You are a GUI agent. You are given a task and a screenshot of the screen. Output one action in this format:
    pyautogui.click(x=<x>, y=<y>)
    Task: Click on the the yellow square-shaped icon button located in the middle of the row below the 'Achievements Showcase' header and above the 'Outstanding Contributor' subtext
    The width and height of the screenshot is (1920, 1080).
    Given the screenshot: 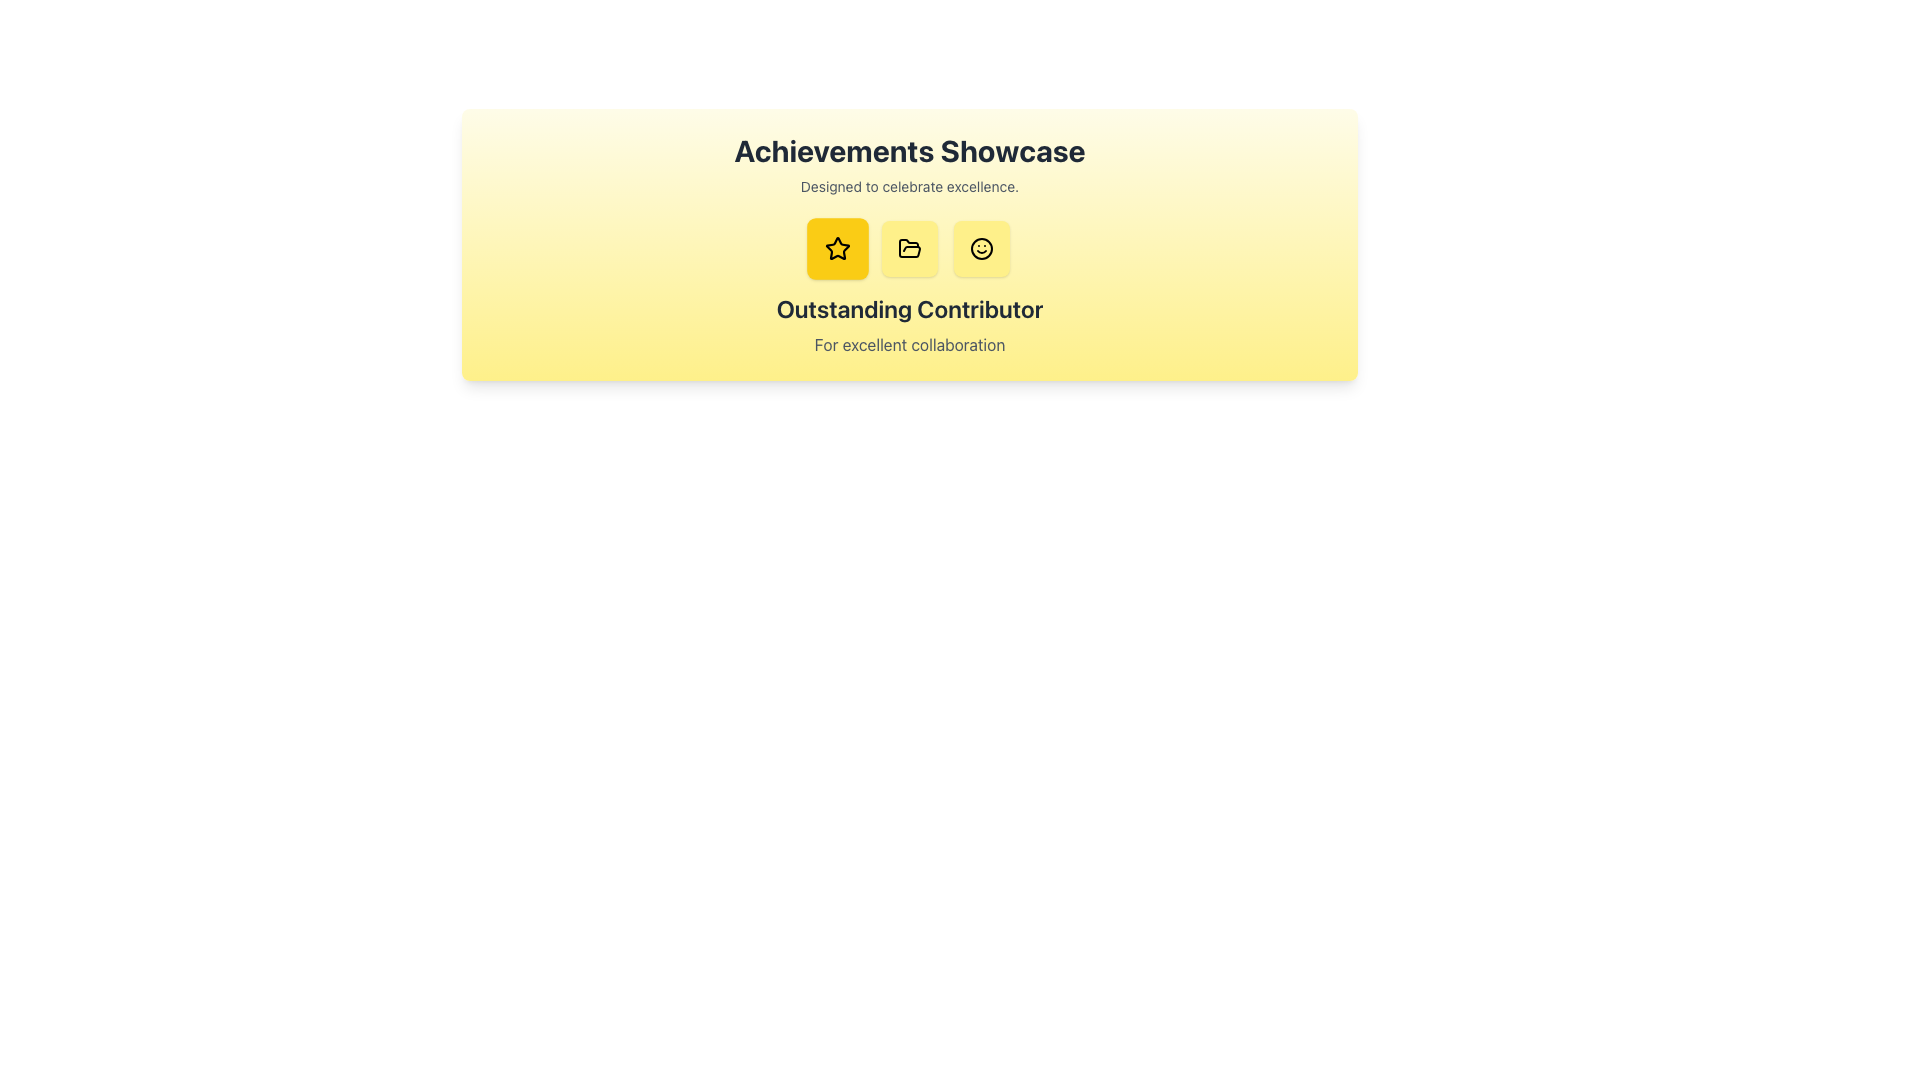 What is the action you would take?
    pyautogui.click(x=909, y=248)
    